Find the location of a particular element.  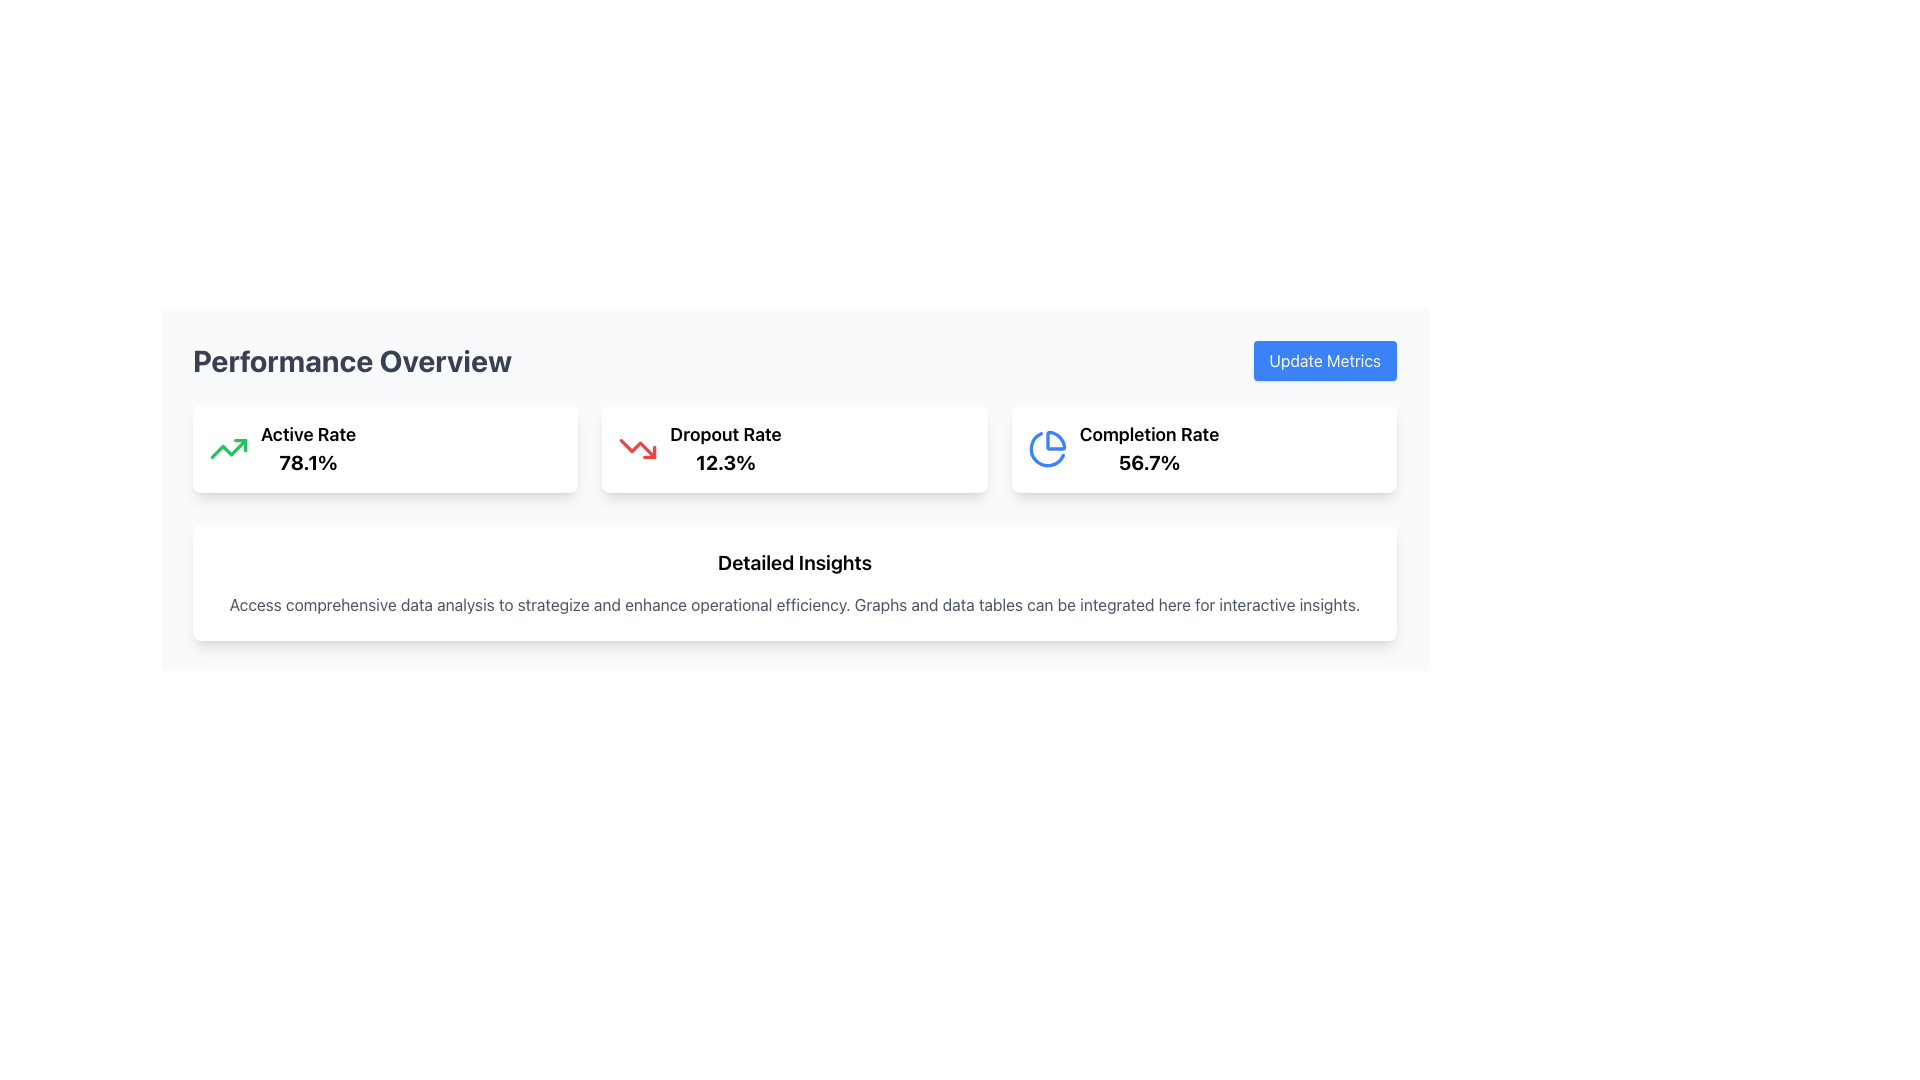

the textual paragraph styled in light gray font color that provides details about data analysis, located below the title 'Detailed Insights' is located at coordinates (794, 604).